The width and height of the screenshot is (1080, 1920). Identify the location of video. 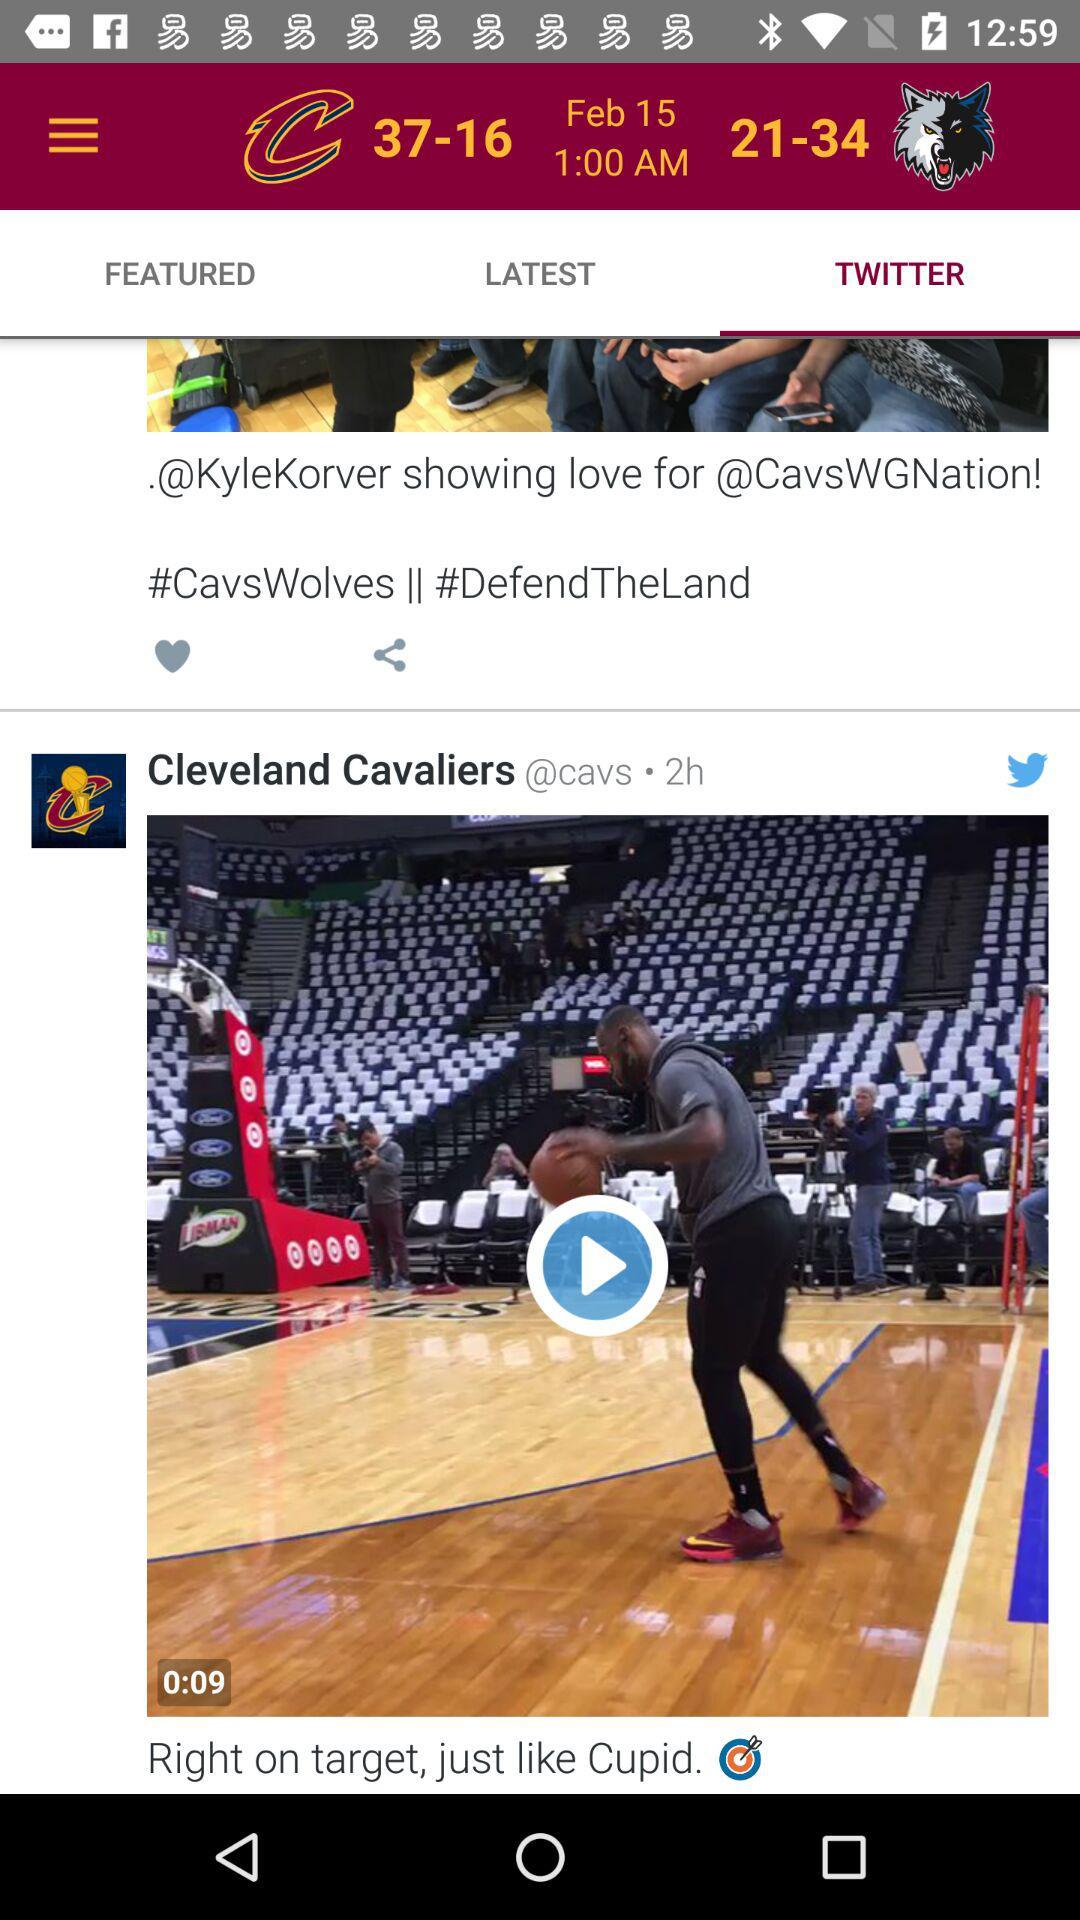
(596, 1265).